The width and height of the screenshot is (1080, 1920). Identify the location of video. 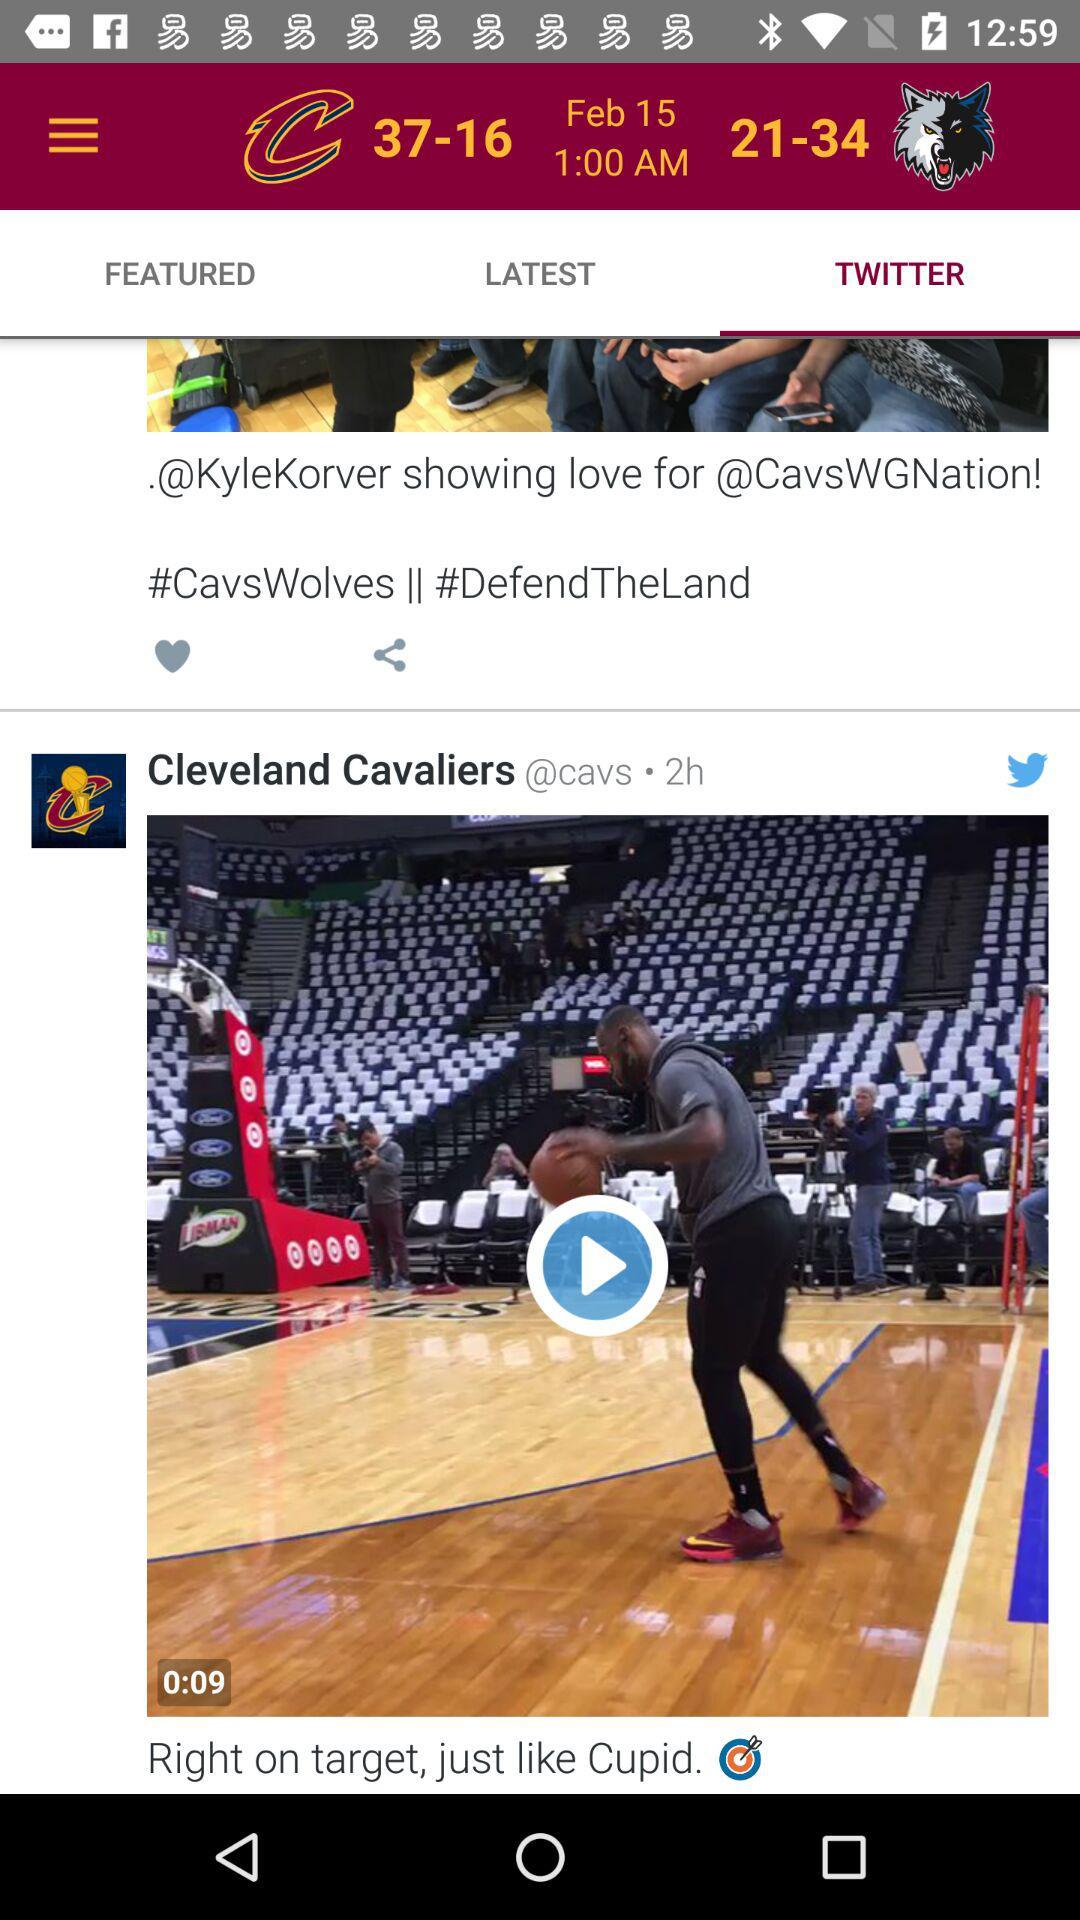
(596, 1265).